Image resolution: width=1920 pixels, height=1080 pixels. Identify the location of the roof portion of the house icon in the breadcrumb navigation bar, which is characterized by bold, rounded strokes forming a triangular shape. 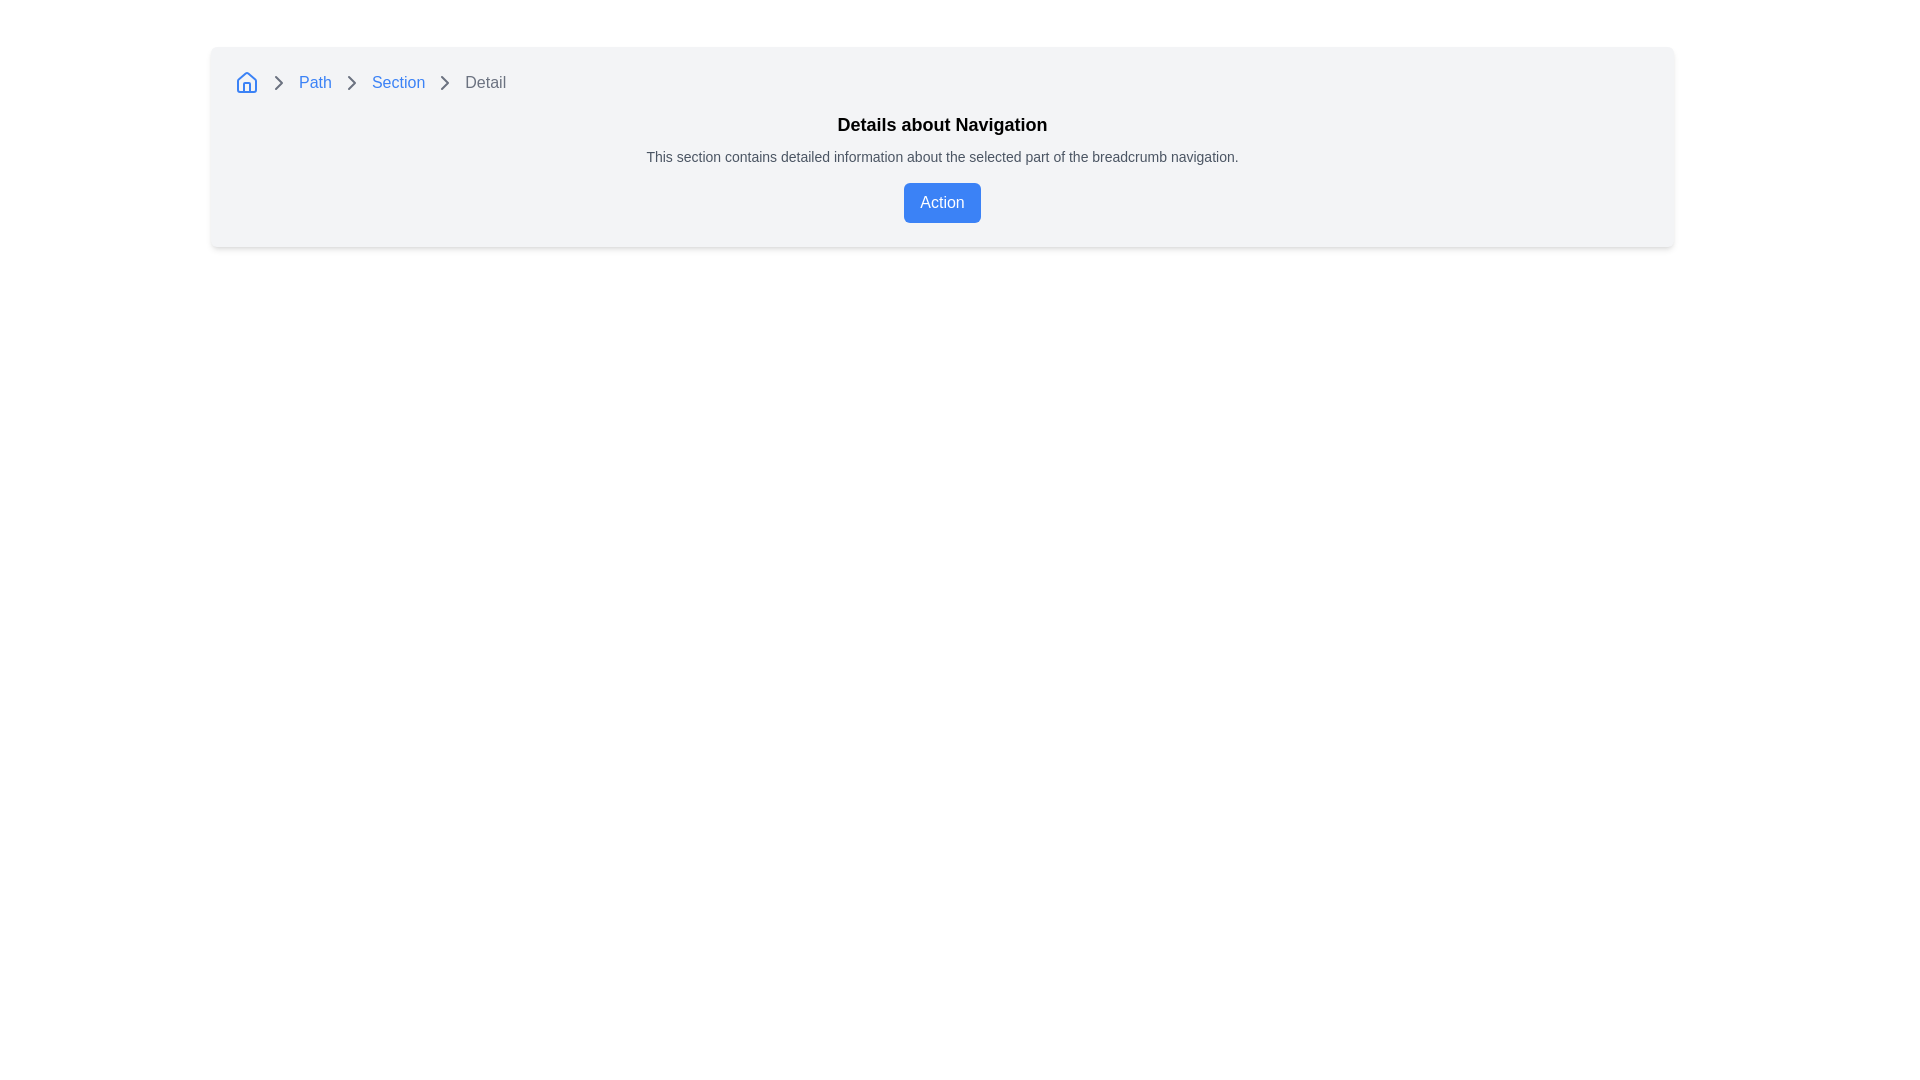
(245, 80).